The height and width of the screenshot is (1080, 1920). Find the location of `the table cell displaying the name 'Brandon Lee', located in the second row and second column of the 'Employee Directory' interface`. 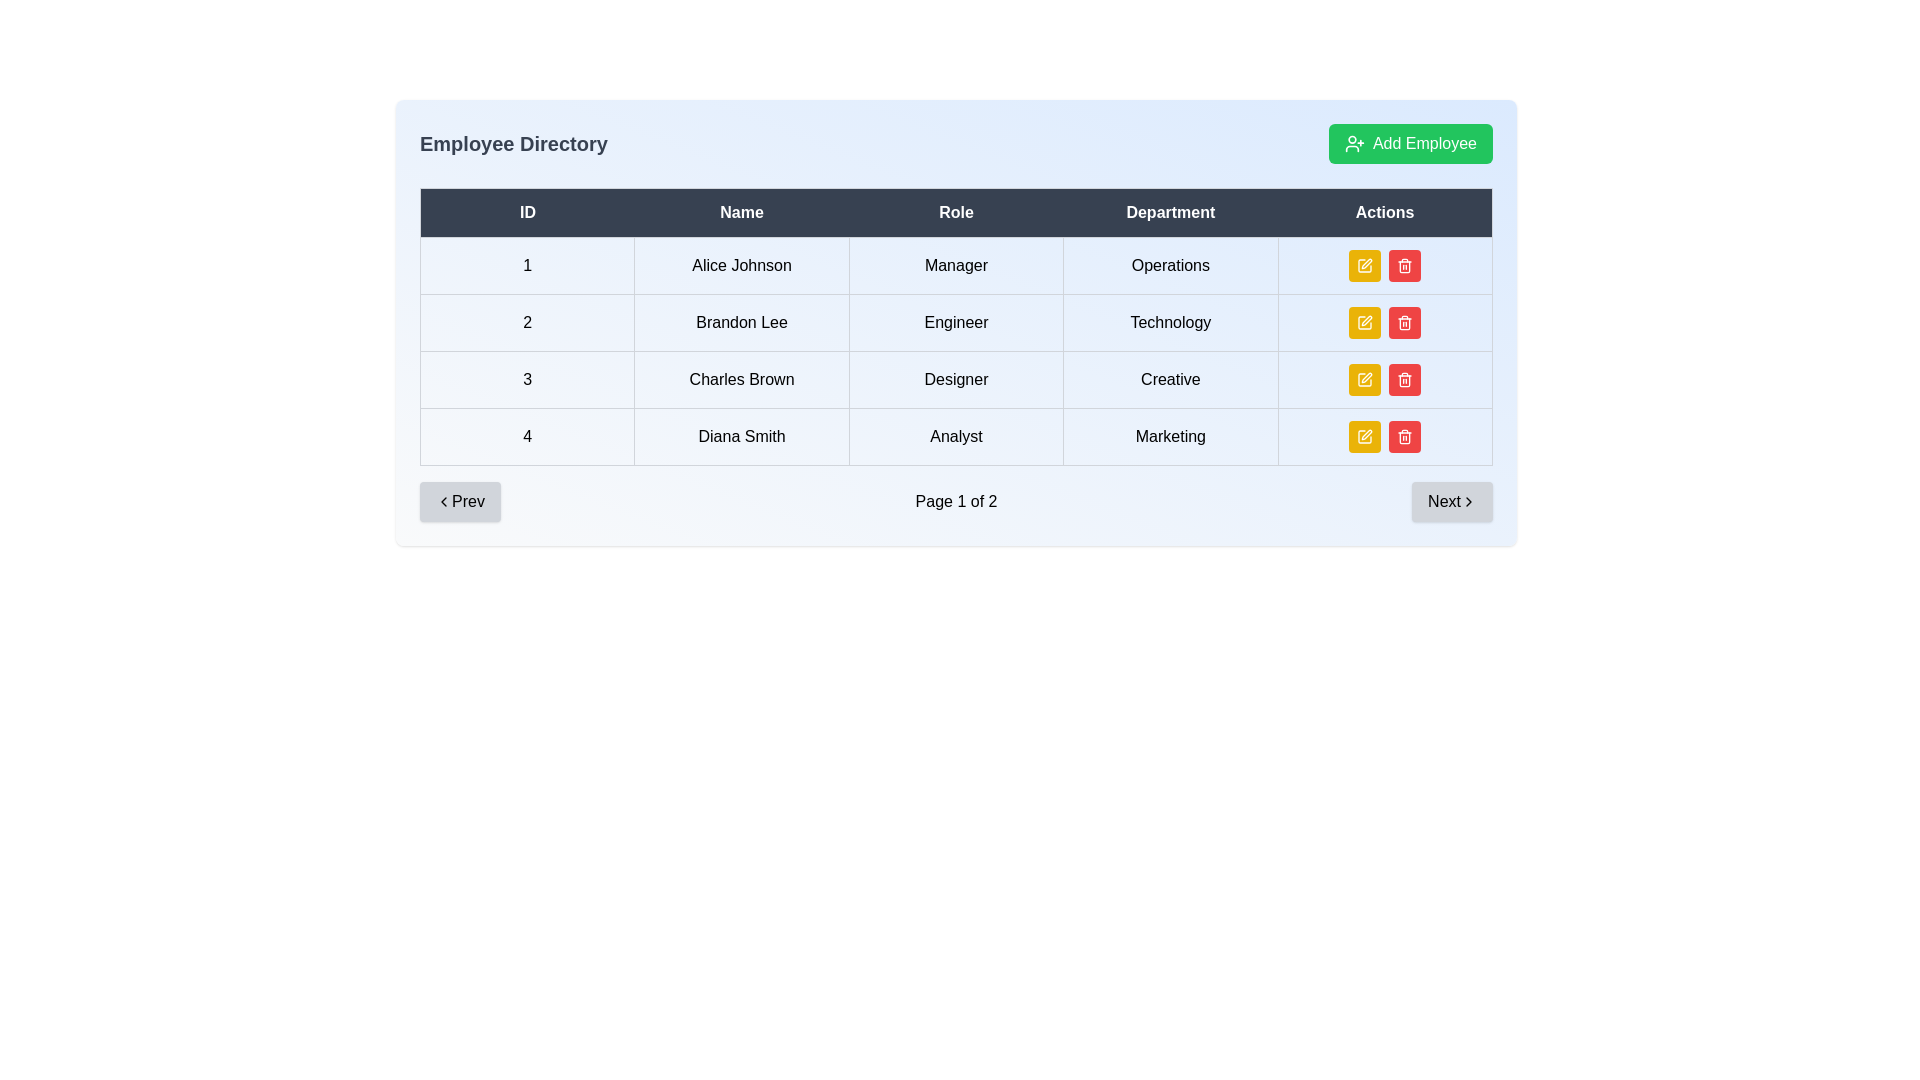

the table cell displaying the name 'Brandon Lee', located in the second row and second column of the 'Employee Directory' interface is located at coordinates (741, 322).